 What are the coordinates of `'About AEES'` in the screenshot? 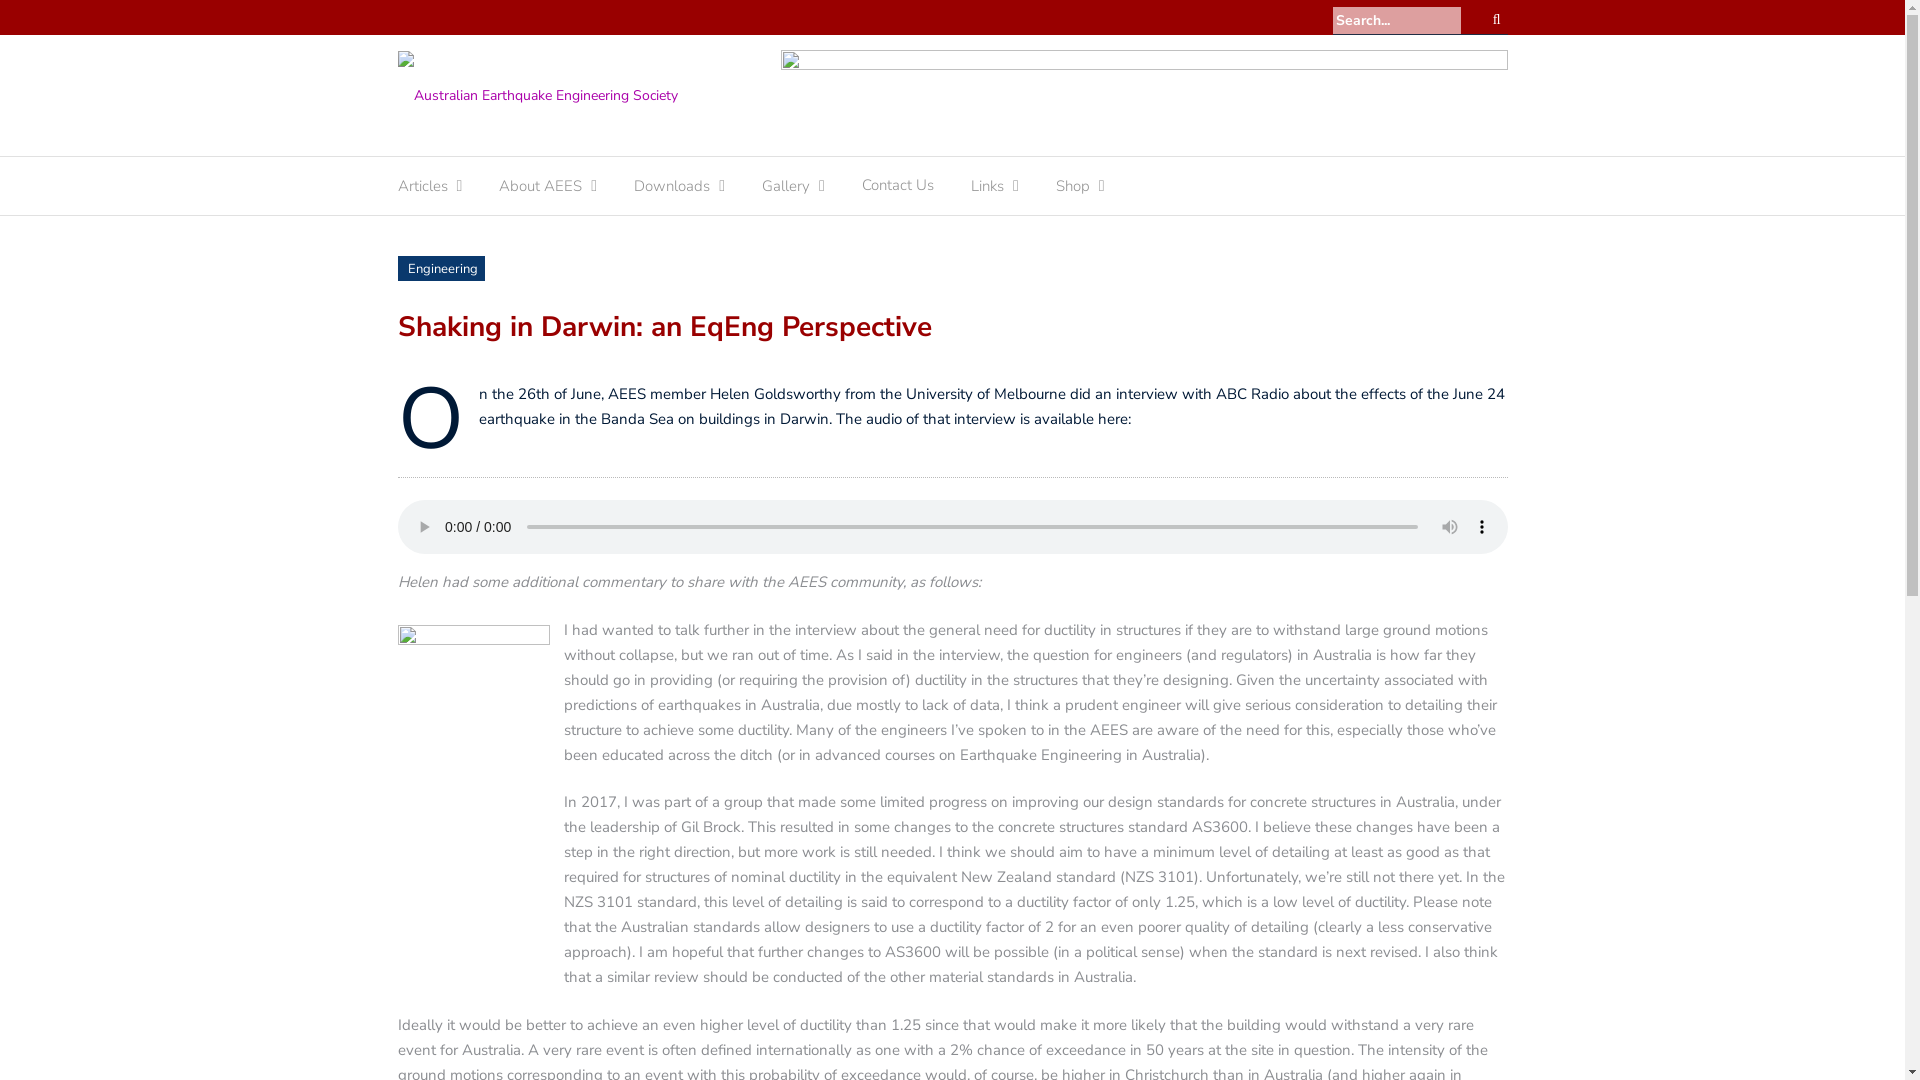 It's located at (540, 191).